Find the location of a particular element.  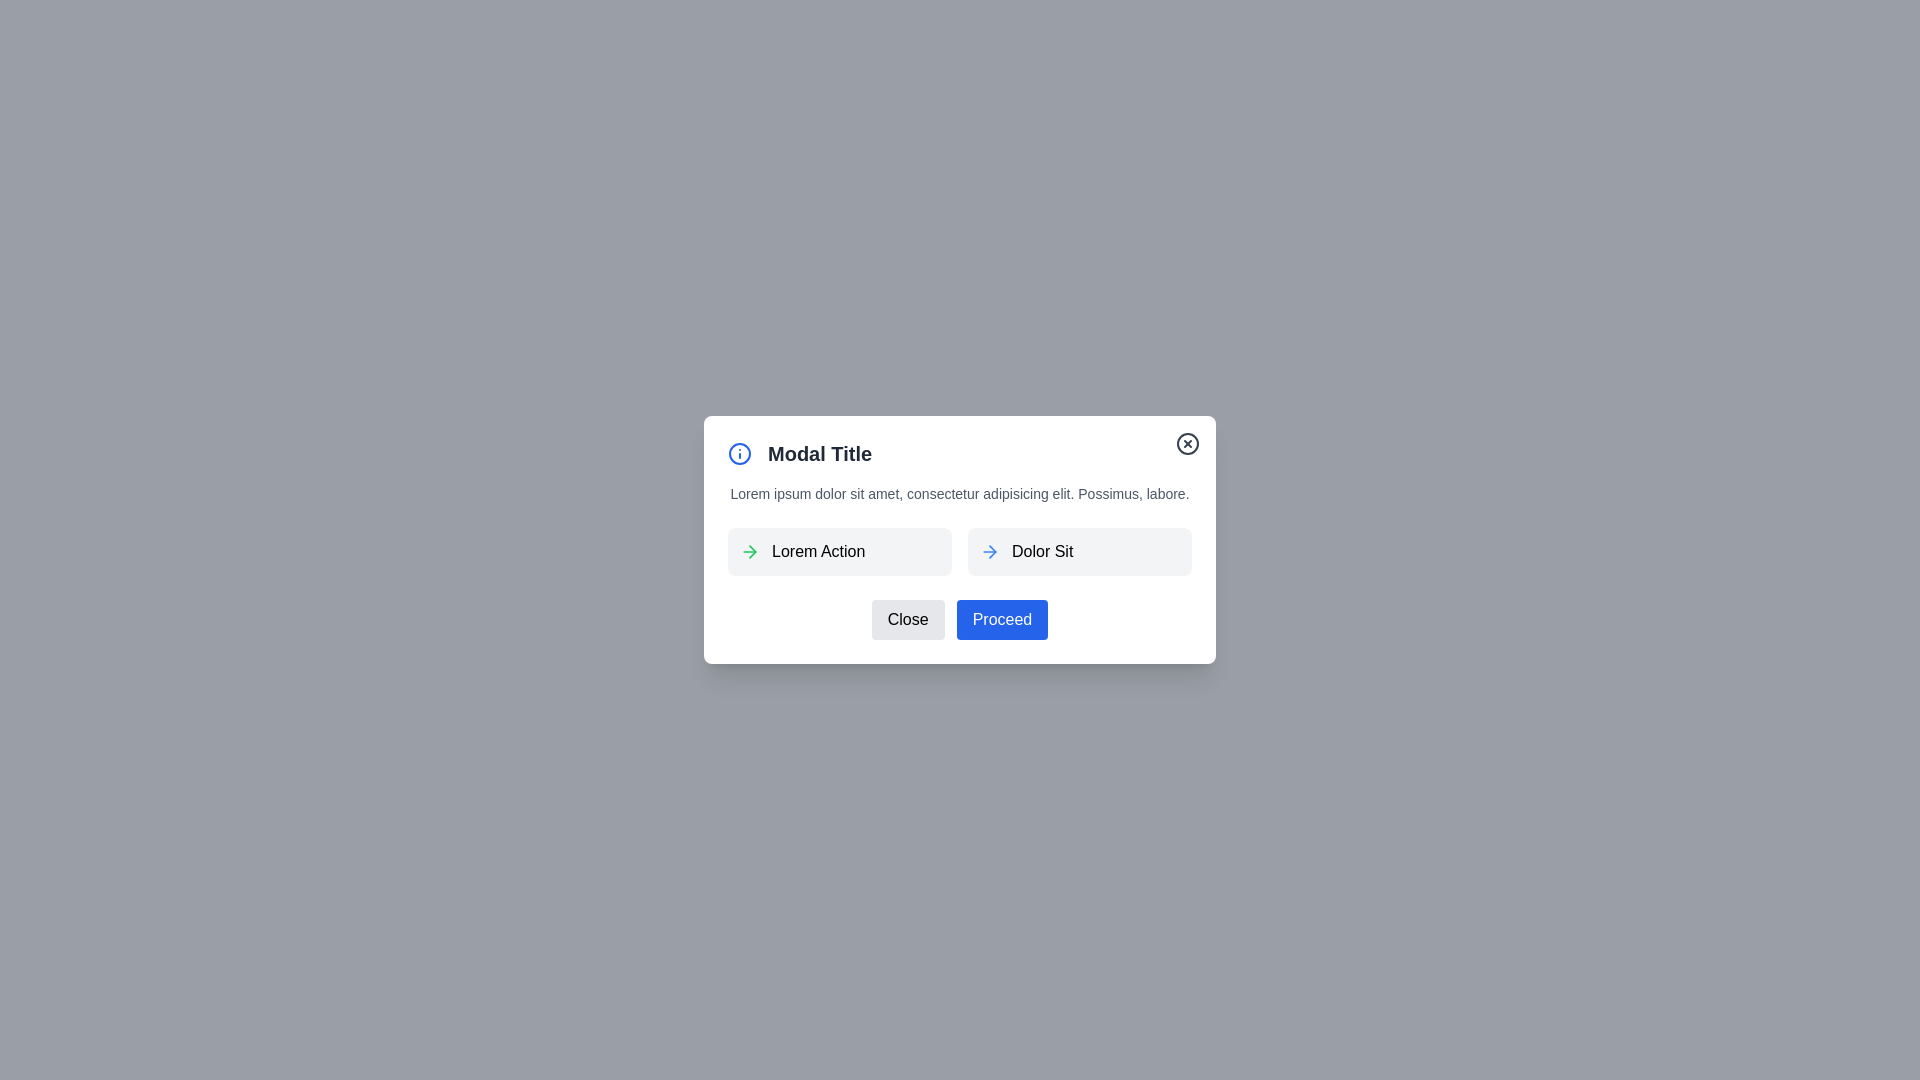

the 'Proceed' button, which is a rectangular button with a blue background and white text, located at the bottom of the modal dialog box, to trigger the hover effect is located at coordinates (1002, 619).